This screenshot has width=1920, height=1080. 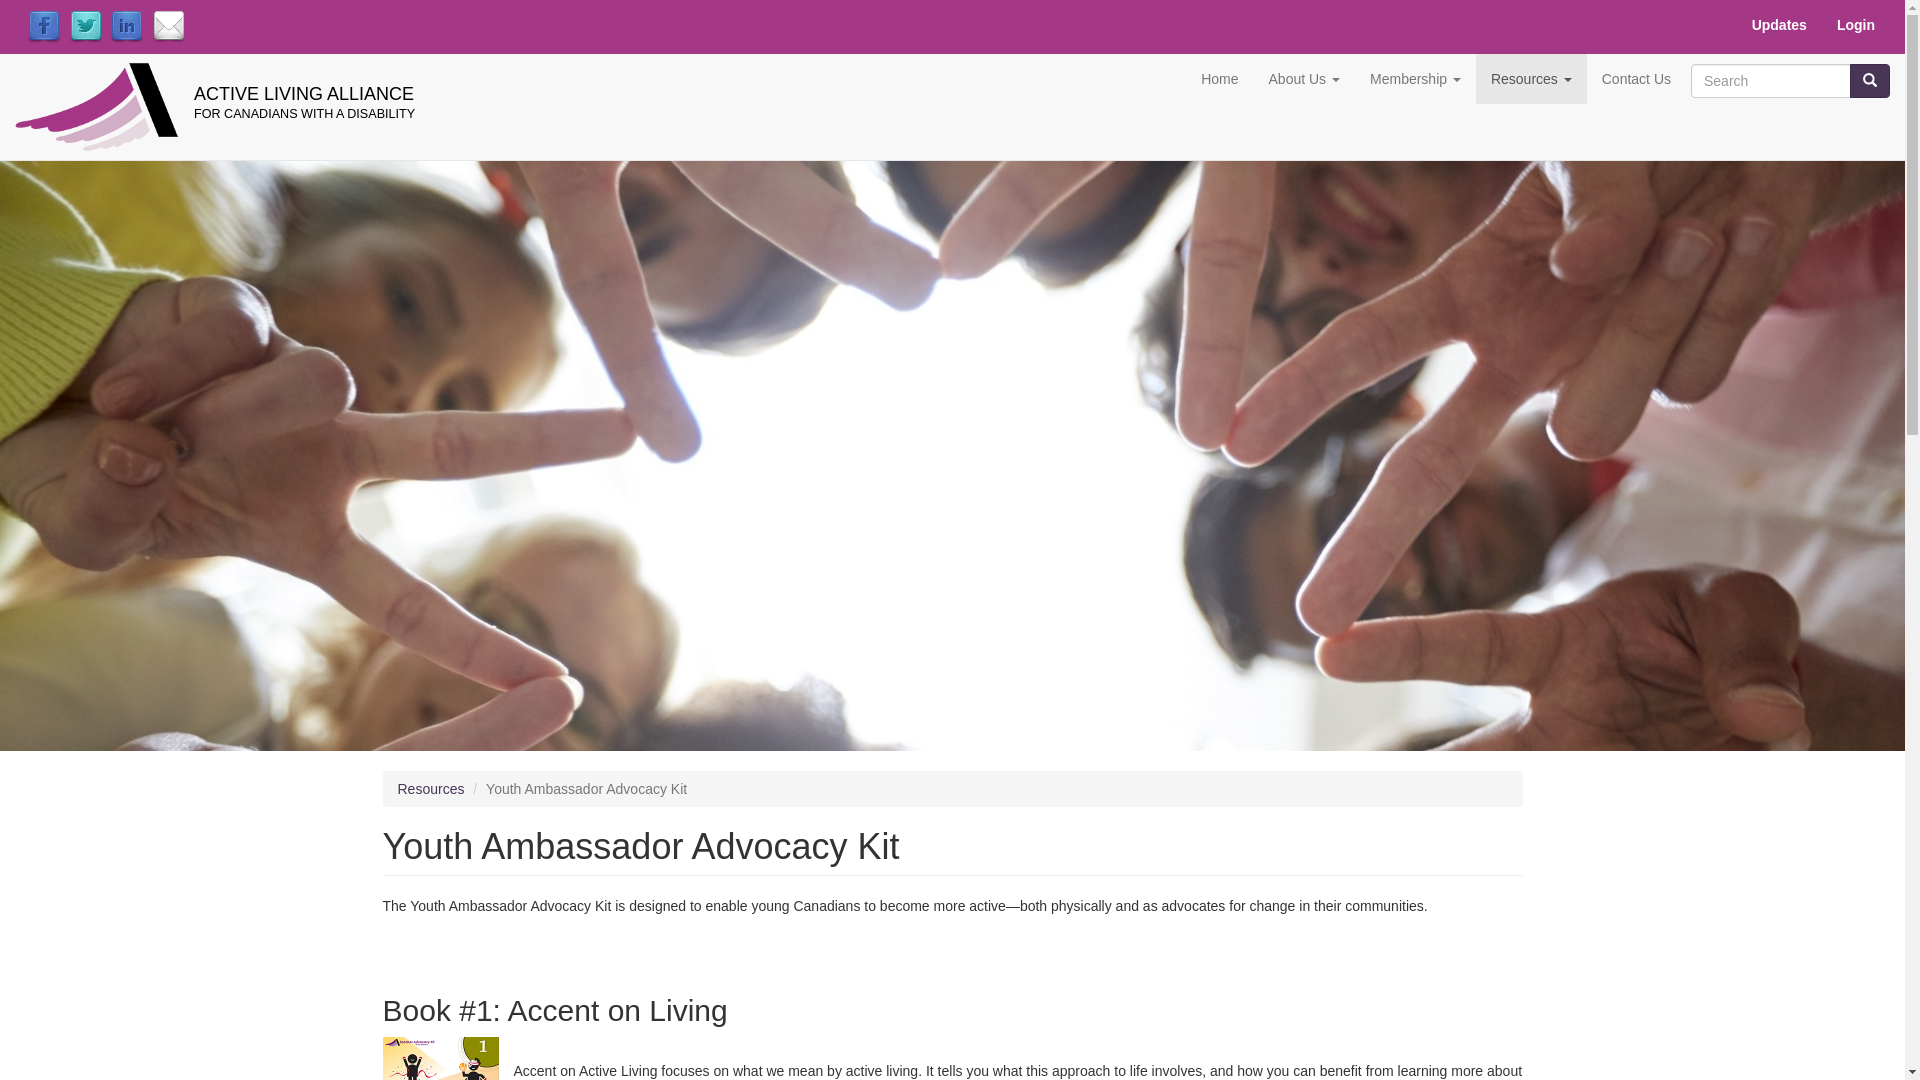 What do you see at coordinates (1855, 24) in the screenshot?
I see `'Login'` at bounding box center [1855, 24].